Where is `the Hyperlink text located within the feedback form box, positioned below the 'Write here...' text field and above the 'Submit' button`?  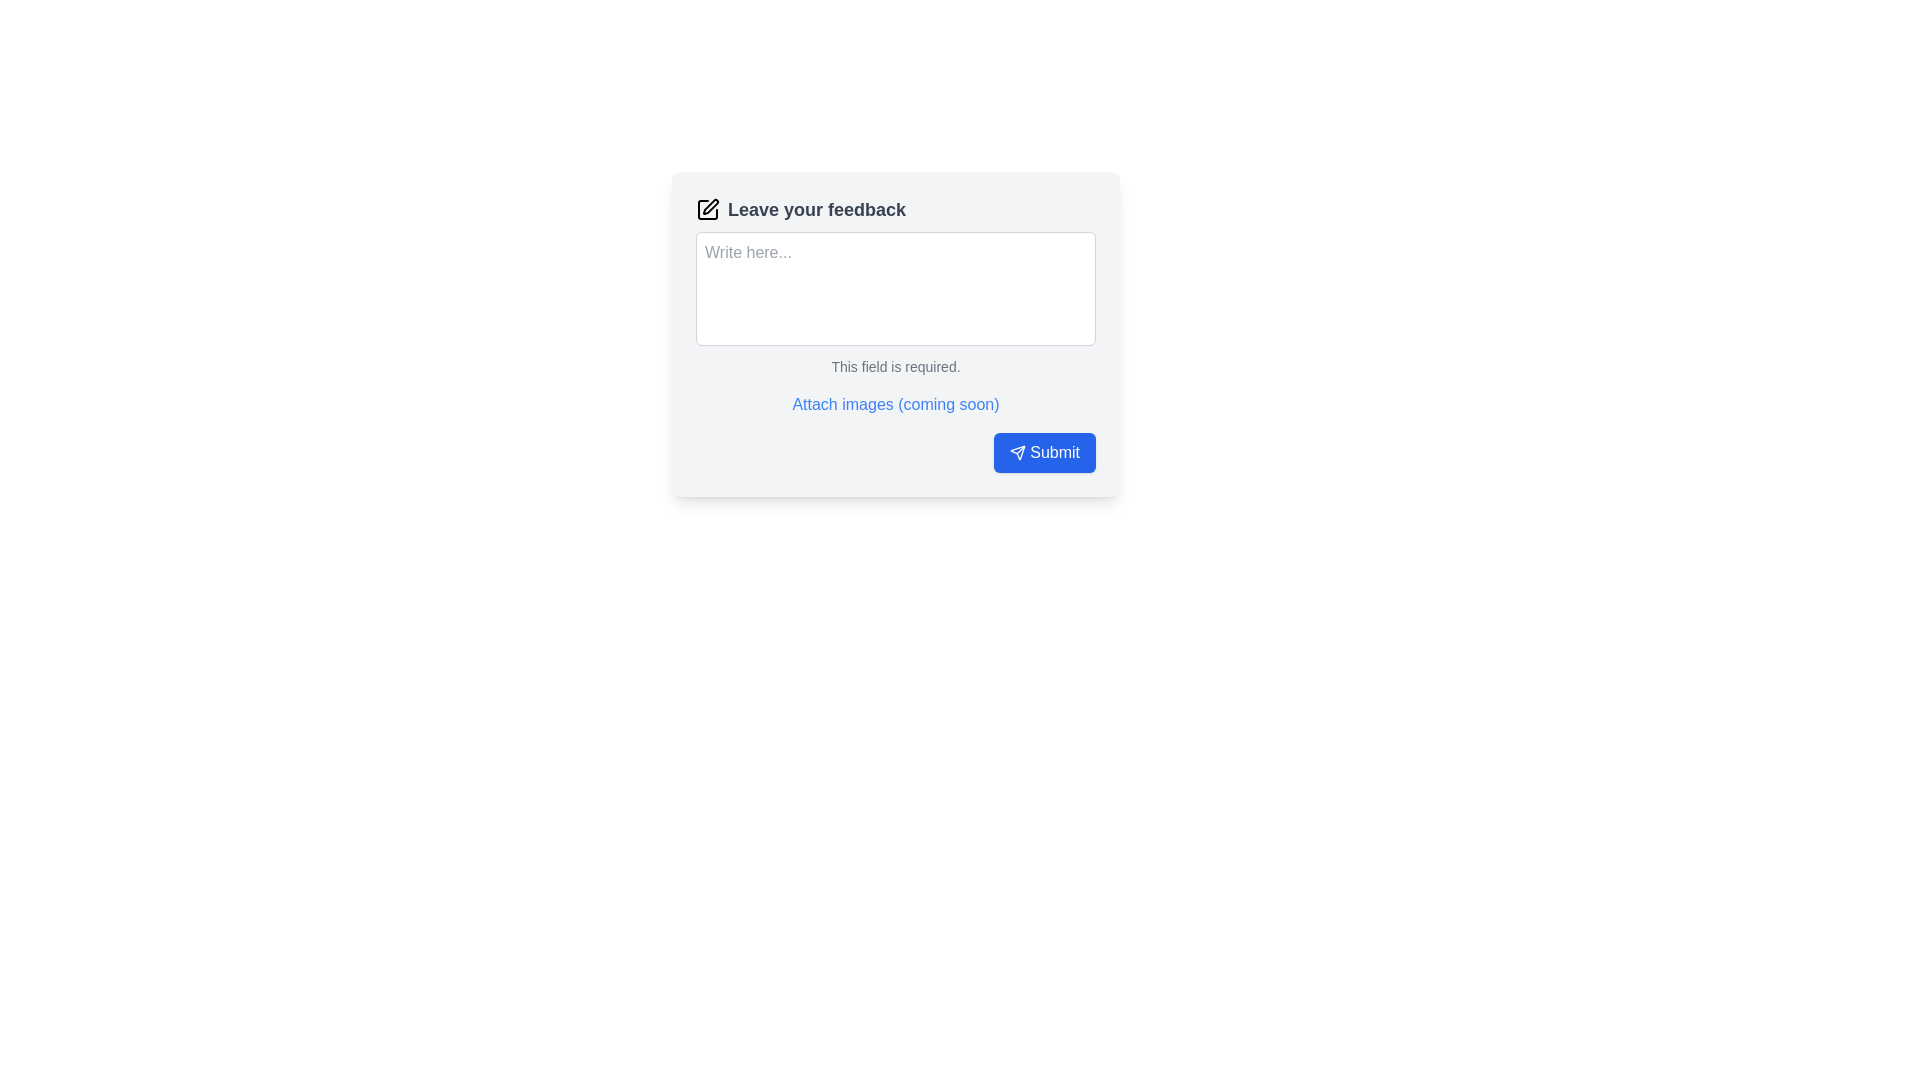
the Hyperlink text located within the feedback form box, positioned below the 'Write here...' text field and above the 'Submit' button is located at coordinates (895, 405).